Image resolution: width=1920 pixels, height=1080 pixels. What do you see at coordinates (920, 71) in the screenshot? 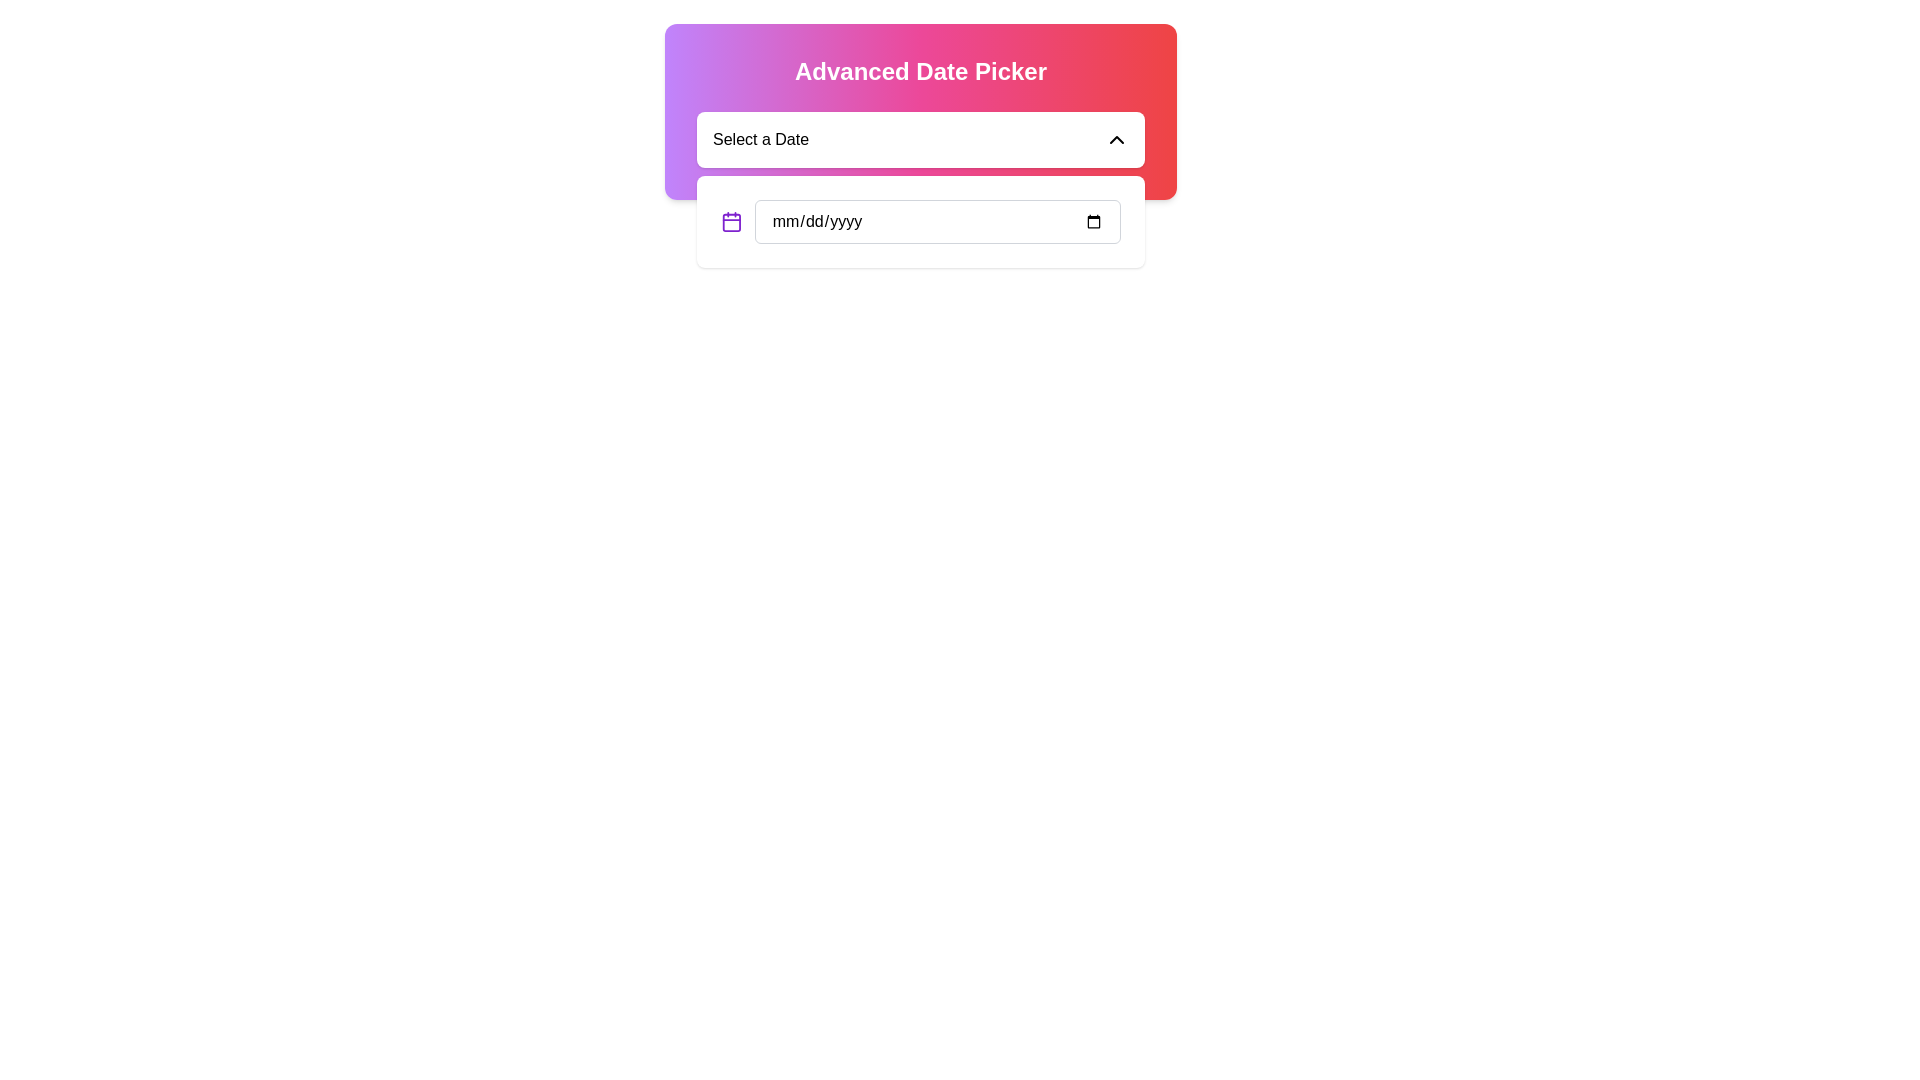
I see `the static text element that serves as the descriptive title for the card, located at the top section of the card with a gradient background and rounded corners` at bounding box center [920, 71].